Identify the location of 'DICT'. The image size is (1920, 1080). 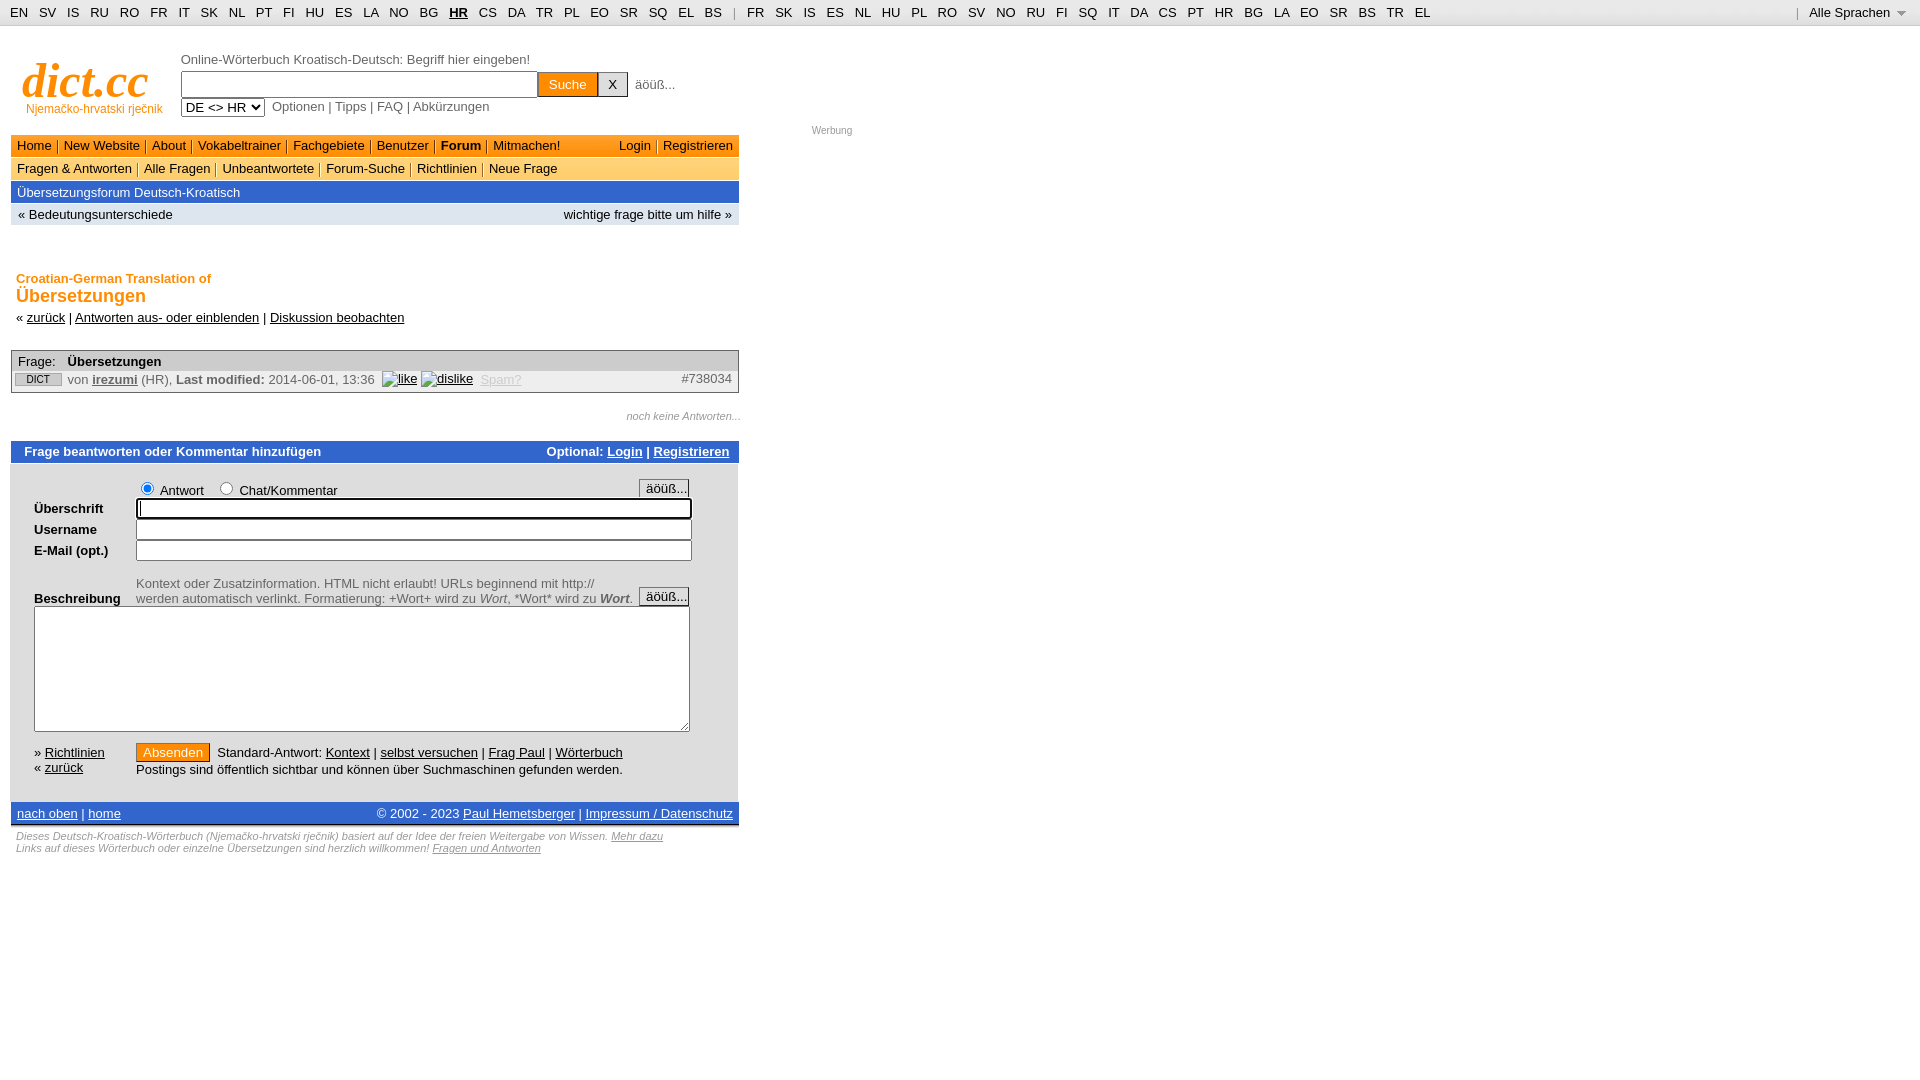
(38, 379).